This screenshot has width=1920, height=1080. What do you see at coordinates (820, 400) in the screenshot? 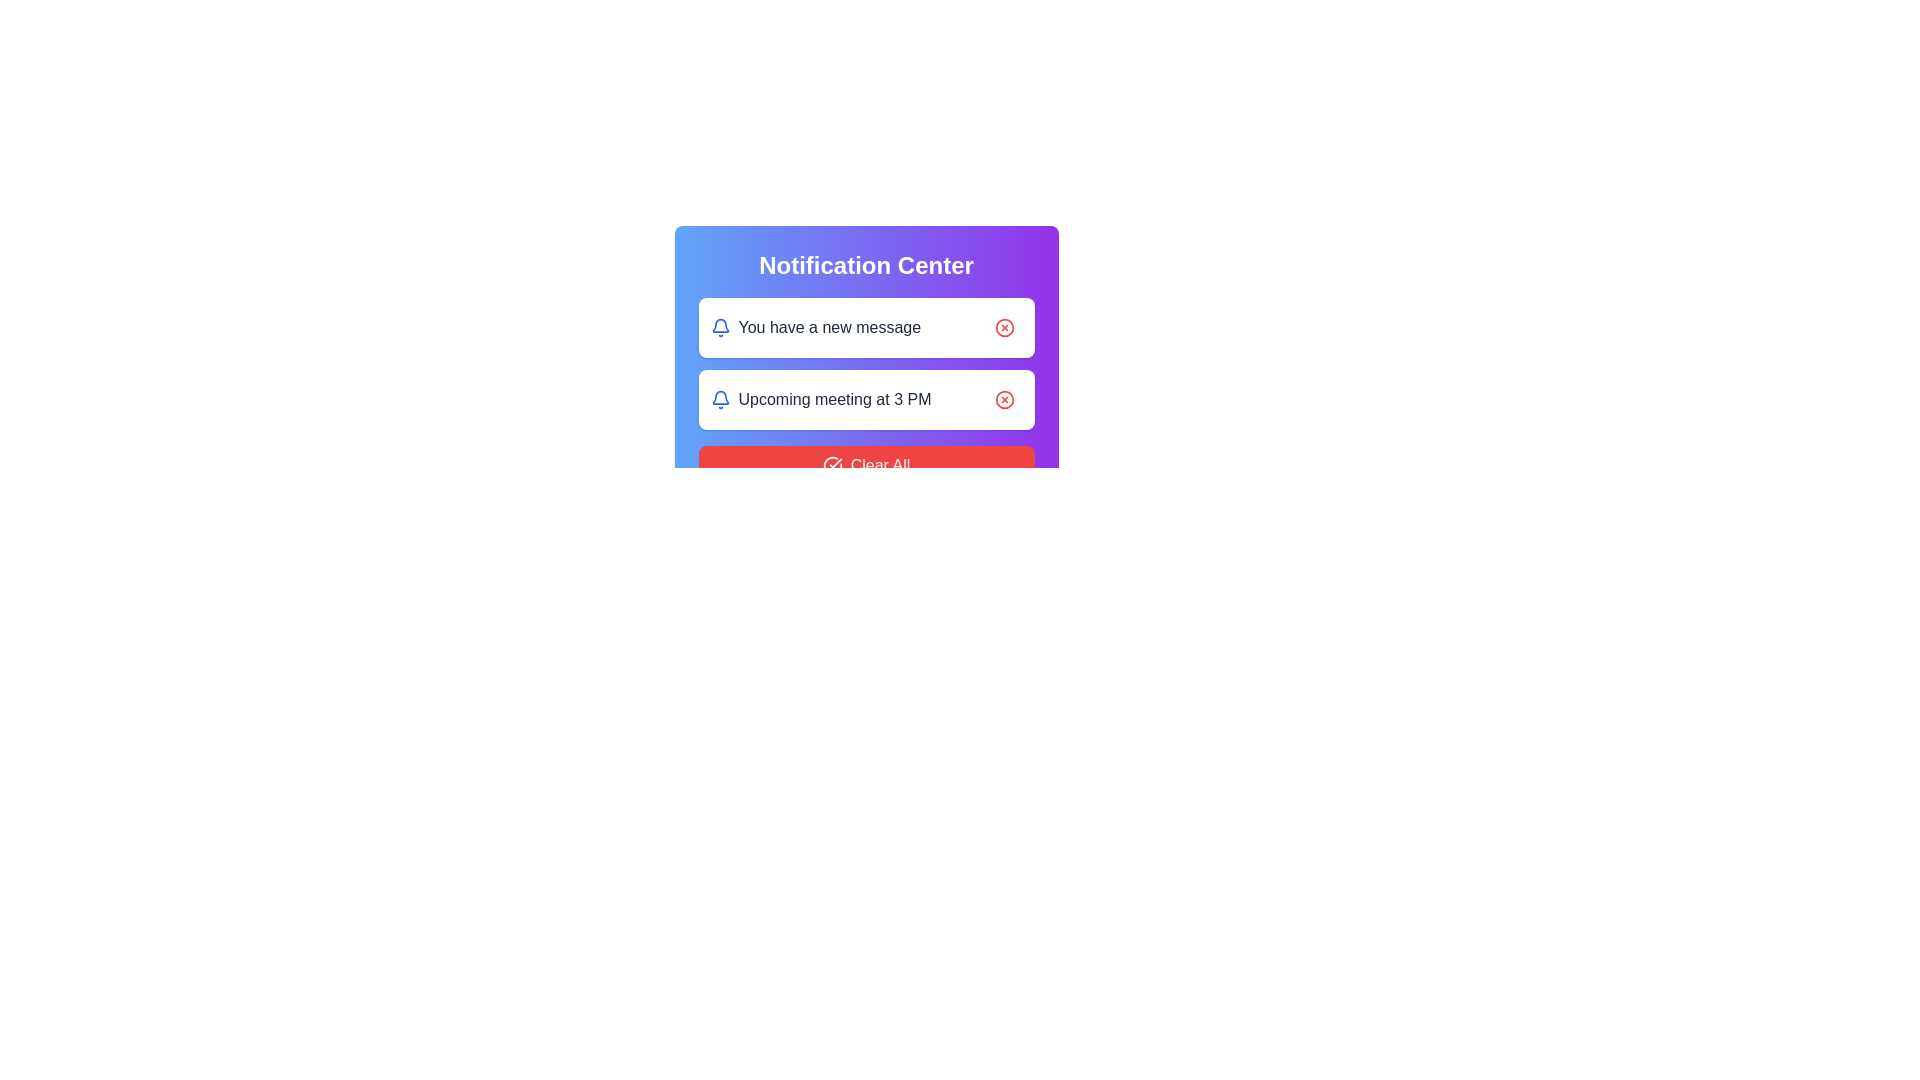
I see `the notification item that reads 'Upcoming meeting at 3 PM' with a blue bell icon to its left, located in the second row of the notification list` at bounding box center [820, 400].